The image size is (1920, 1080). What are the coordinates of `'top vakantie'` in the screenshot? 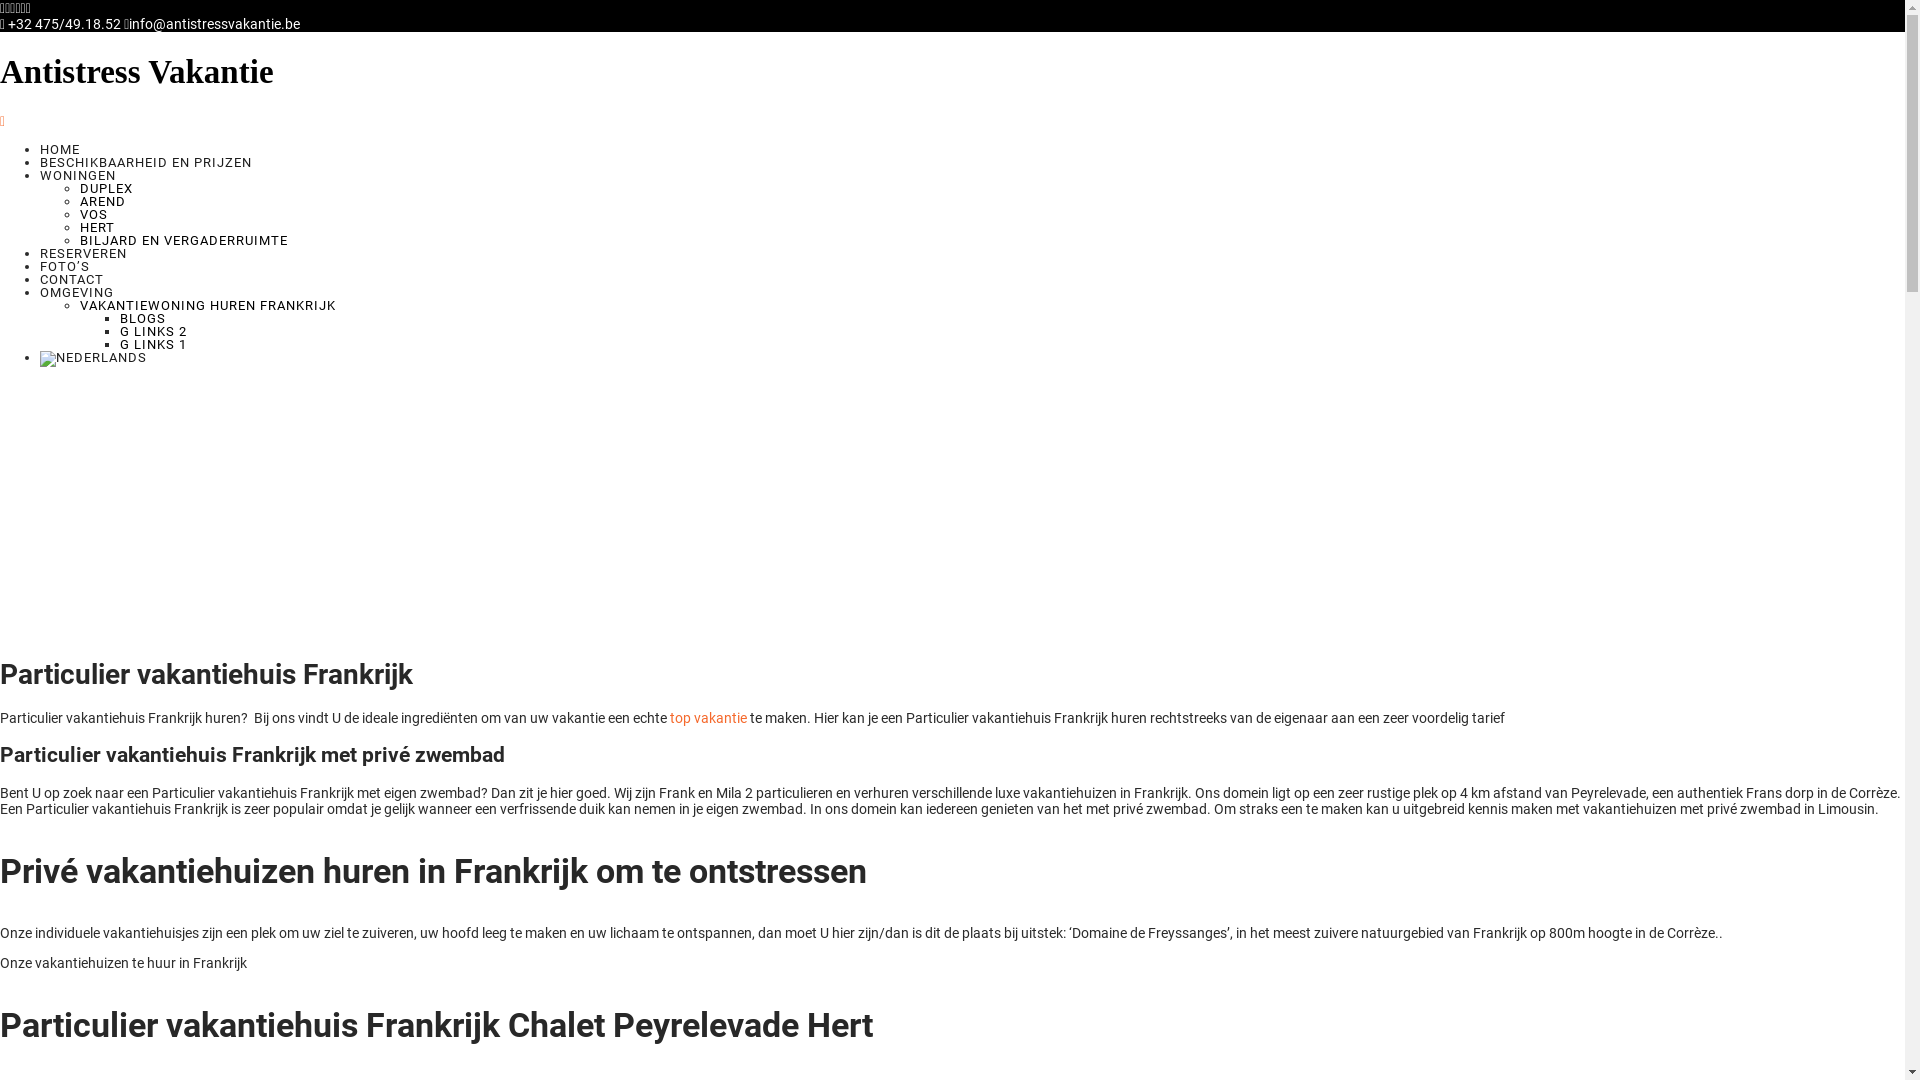 It's located at (708, 716).